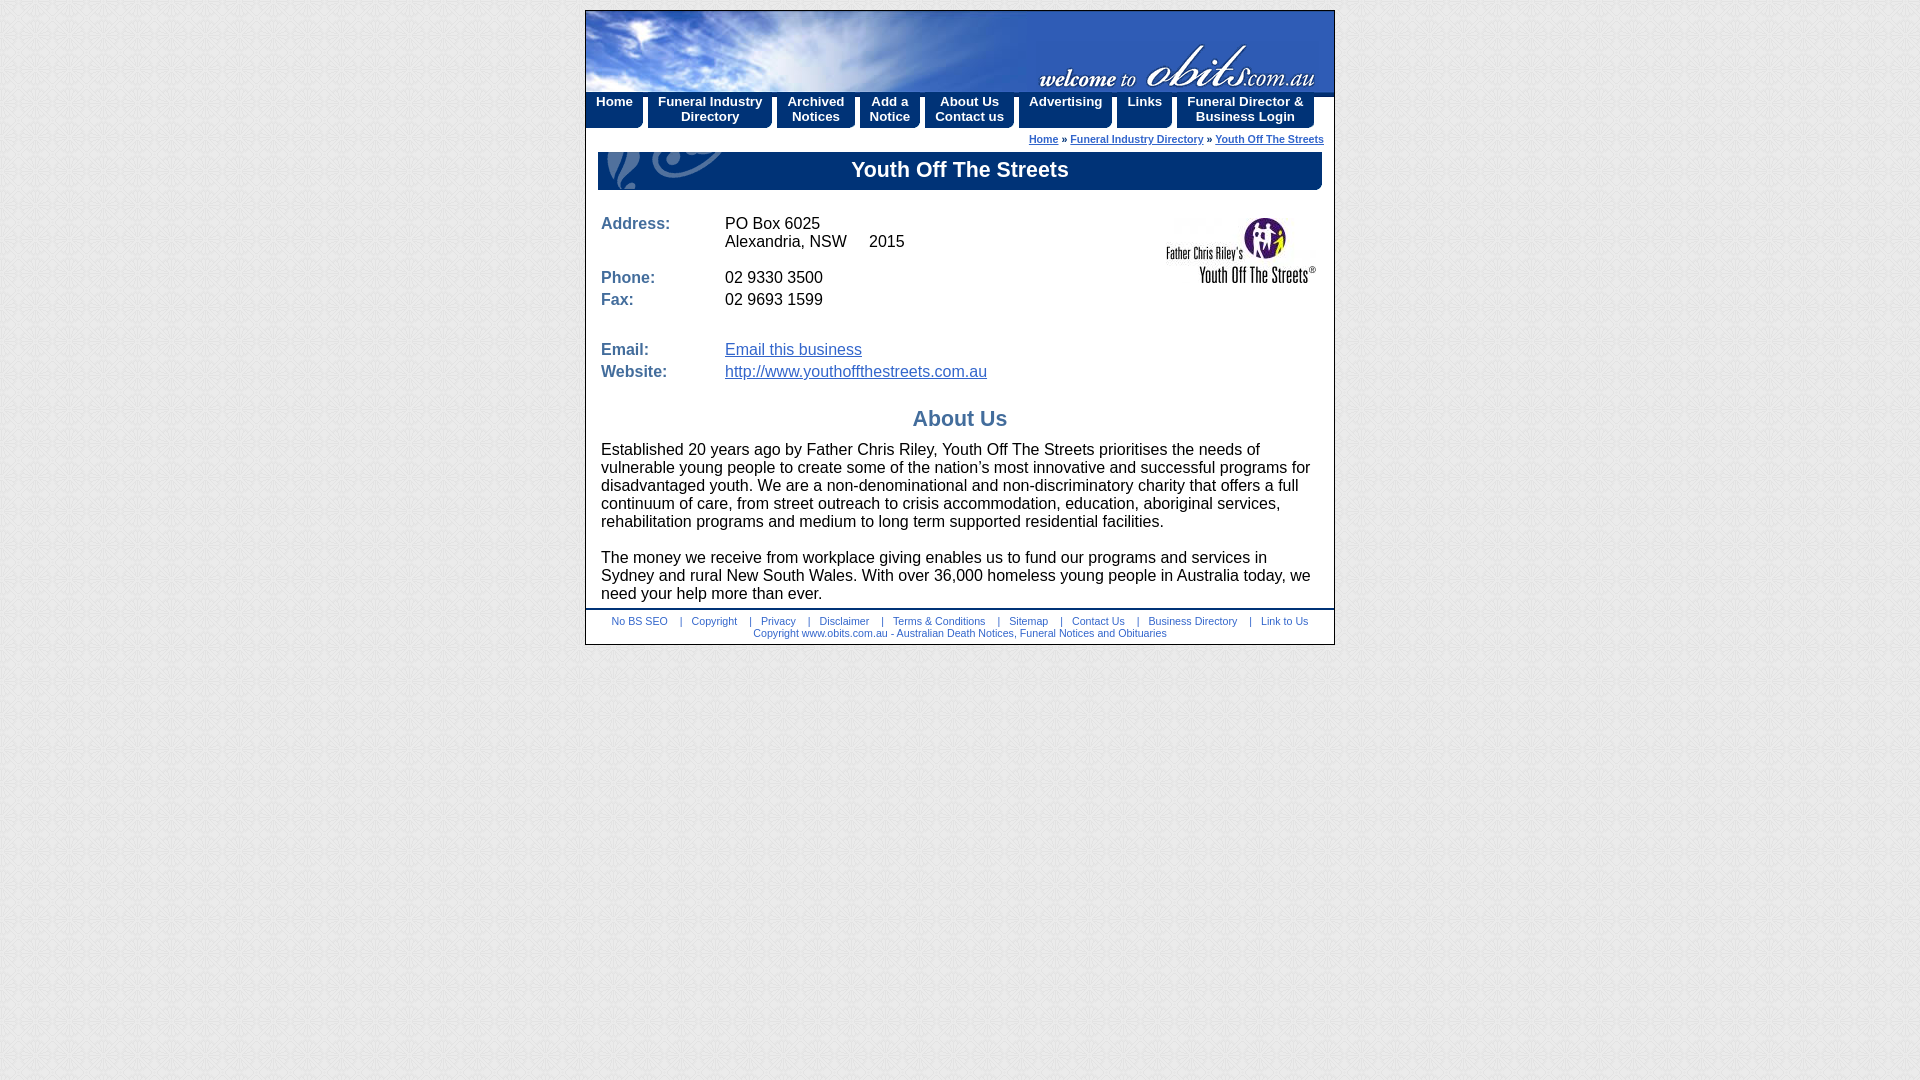 Image resolution: width=1920 pixels, height=1080 pixels. Describe the element at coordinates (584, 110) in the screenshot. I see `'Home'` at that location.